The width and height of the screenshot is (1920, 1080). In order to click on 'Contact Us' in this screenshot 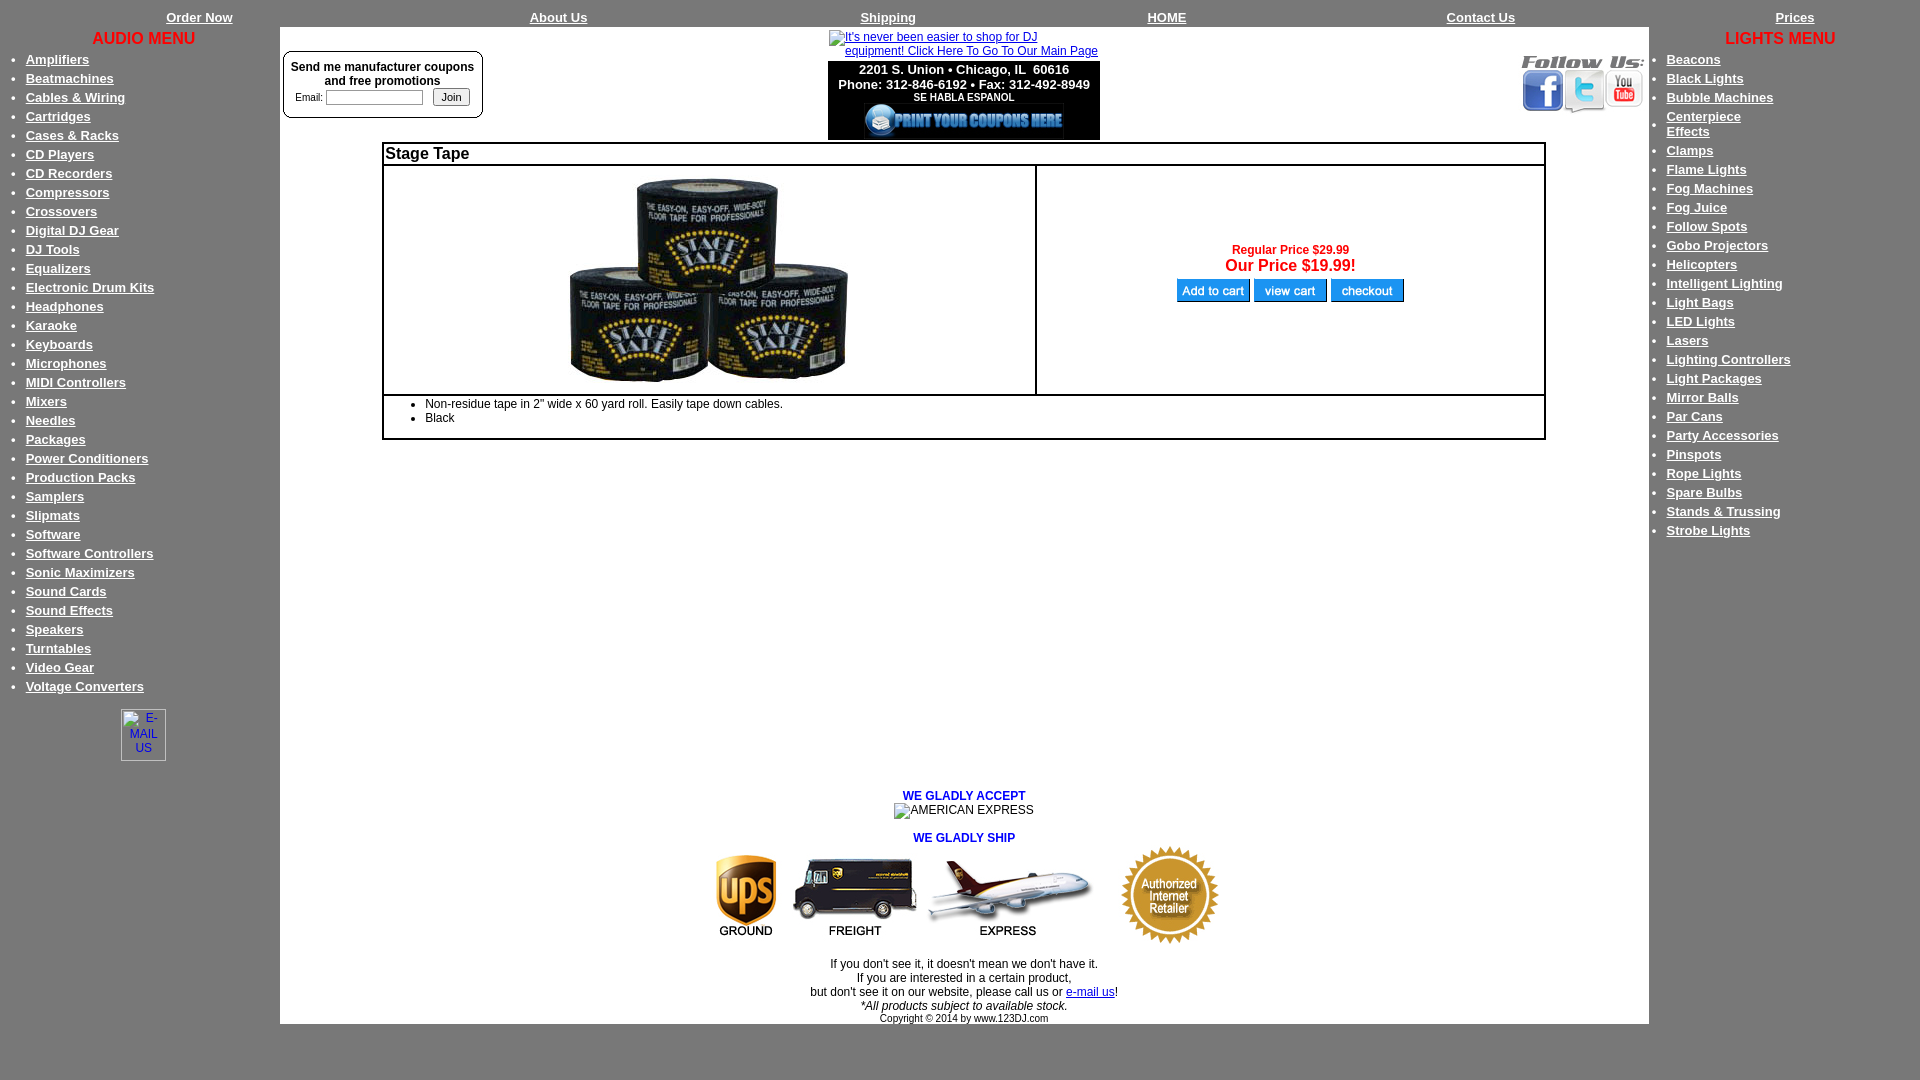, I will do `click(1481, 17)`.